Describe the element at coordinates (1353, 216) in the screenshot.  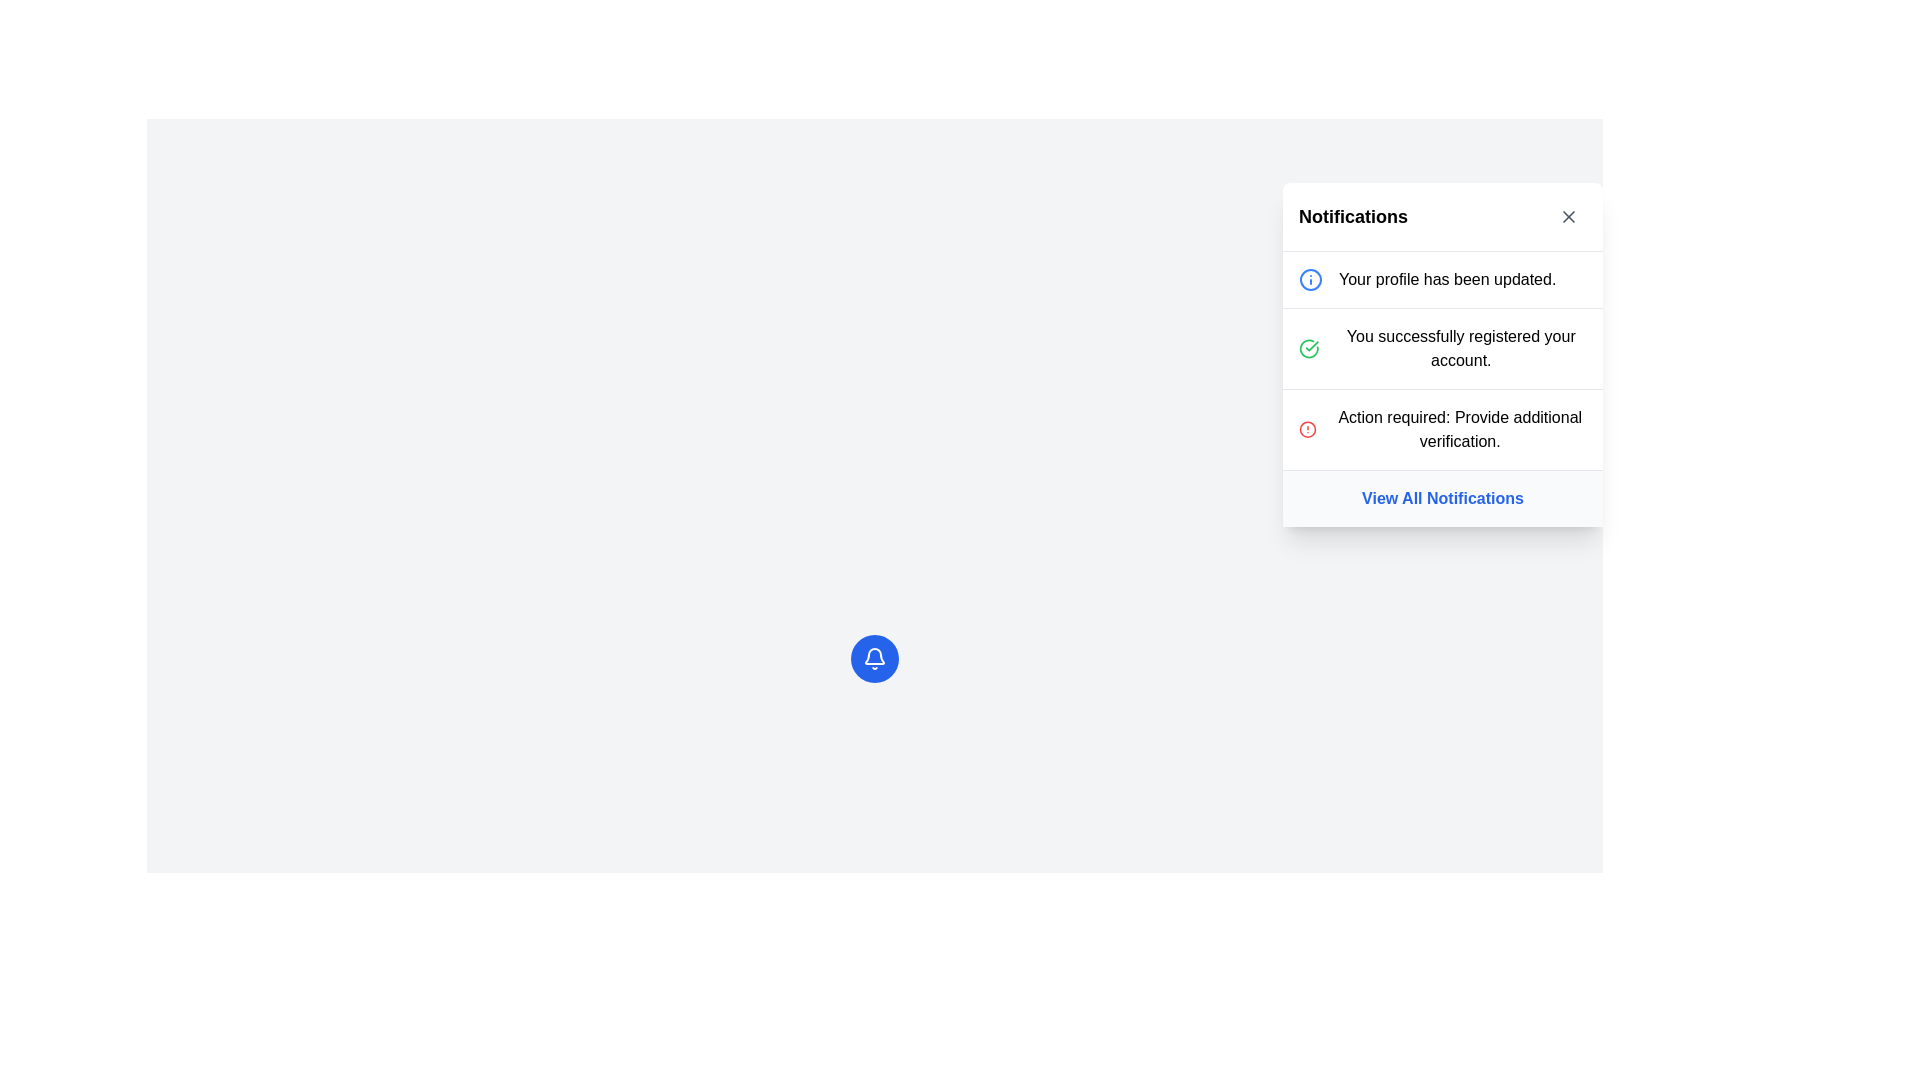
I see `text label that displays 'Notifications' in bold, located at the top of the notification panel interface` at that location.